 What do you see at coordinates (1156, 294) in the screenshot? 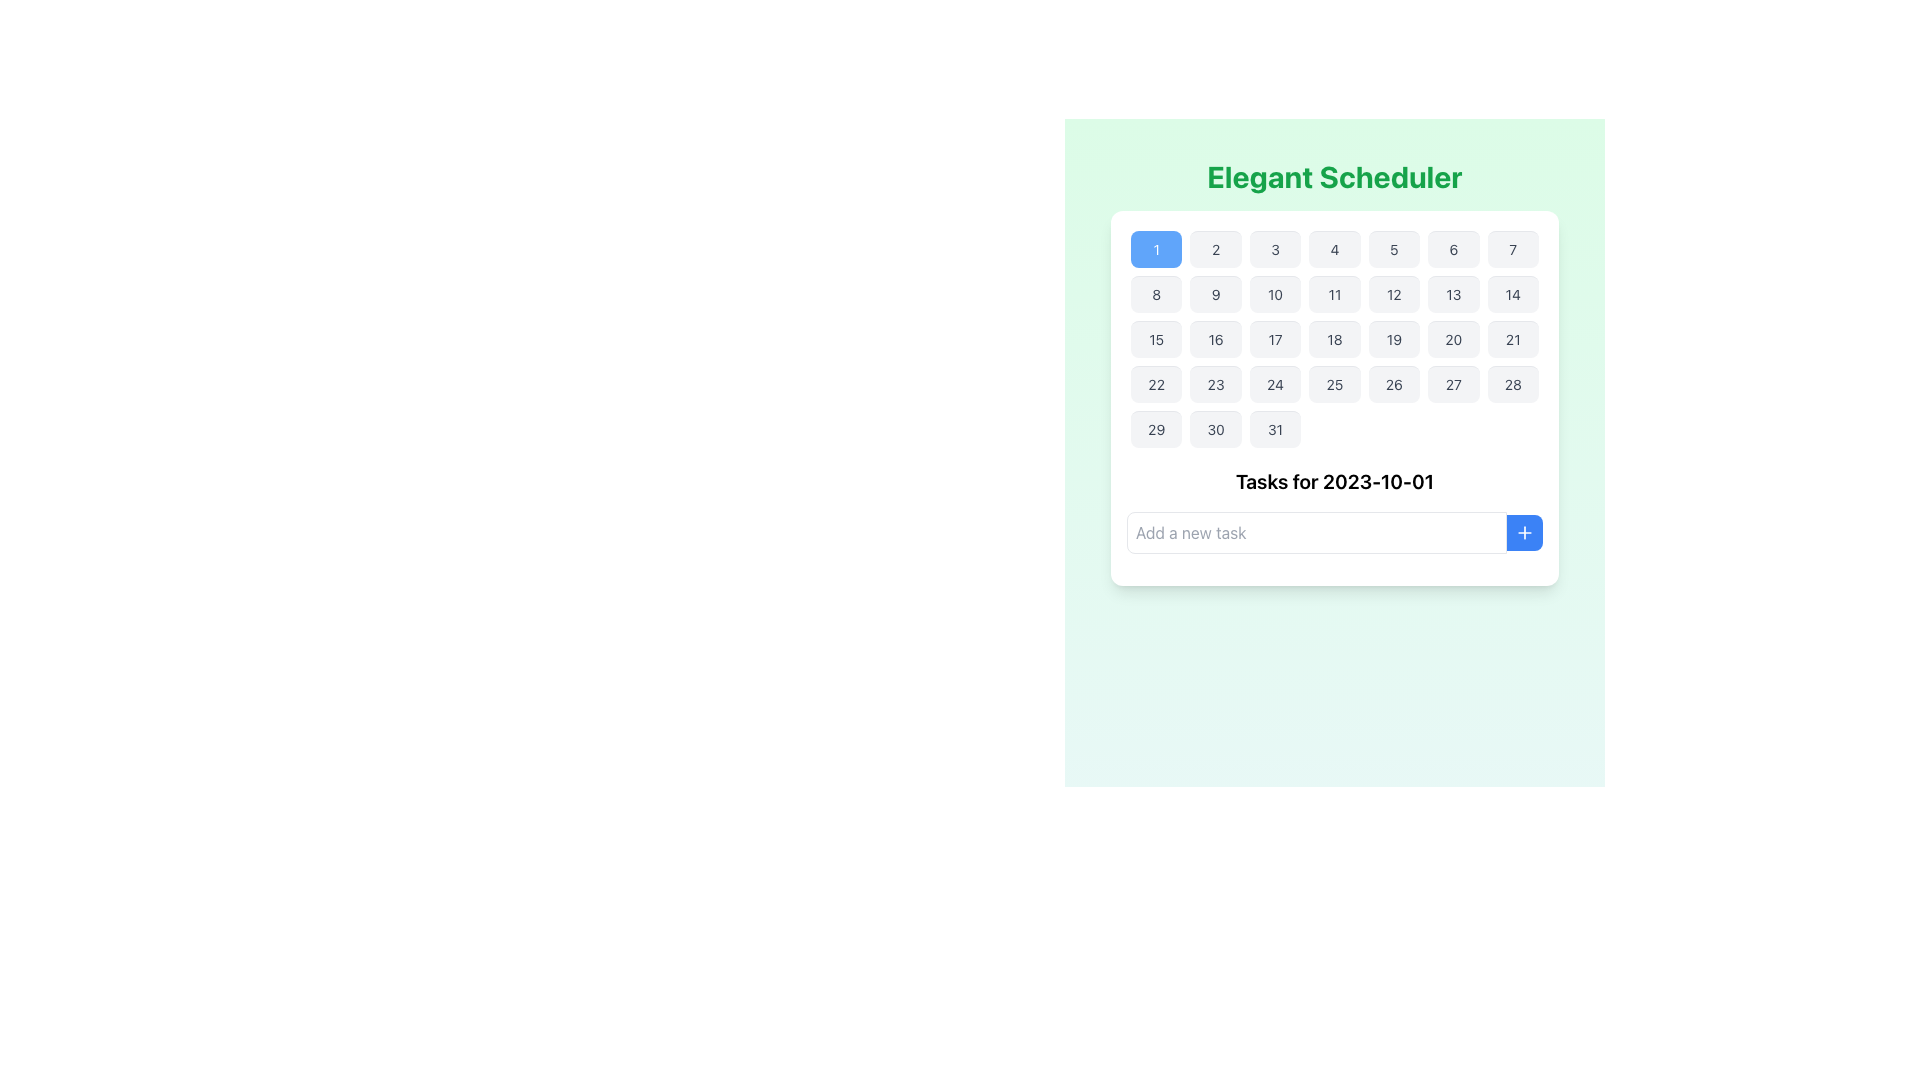
I see `the eighth button in the calendar grid` at bounding box center [1156, 294].